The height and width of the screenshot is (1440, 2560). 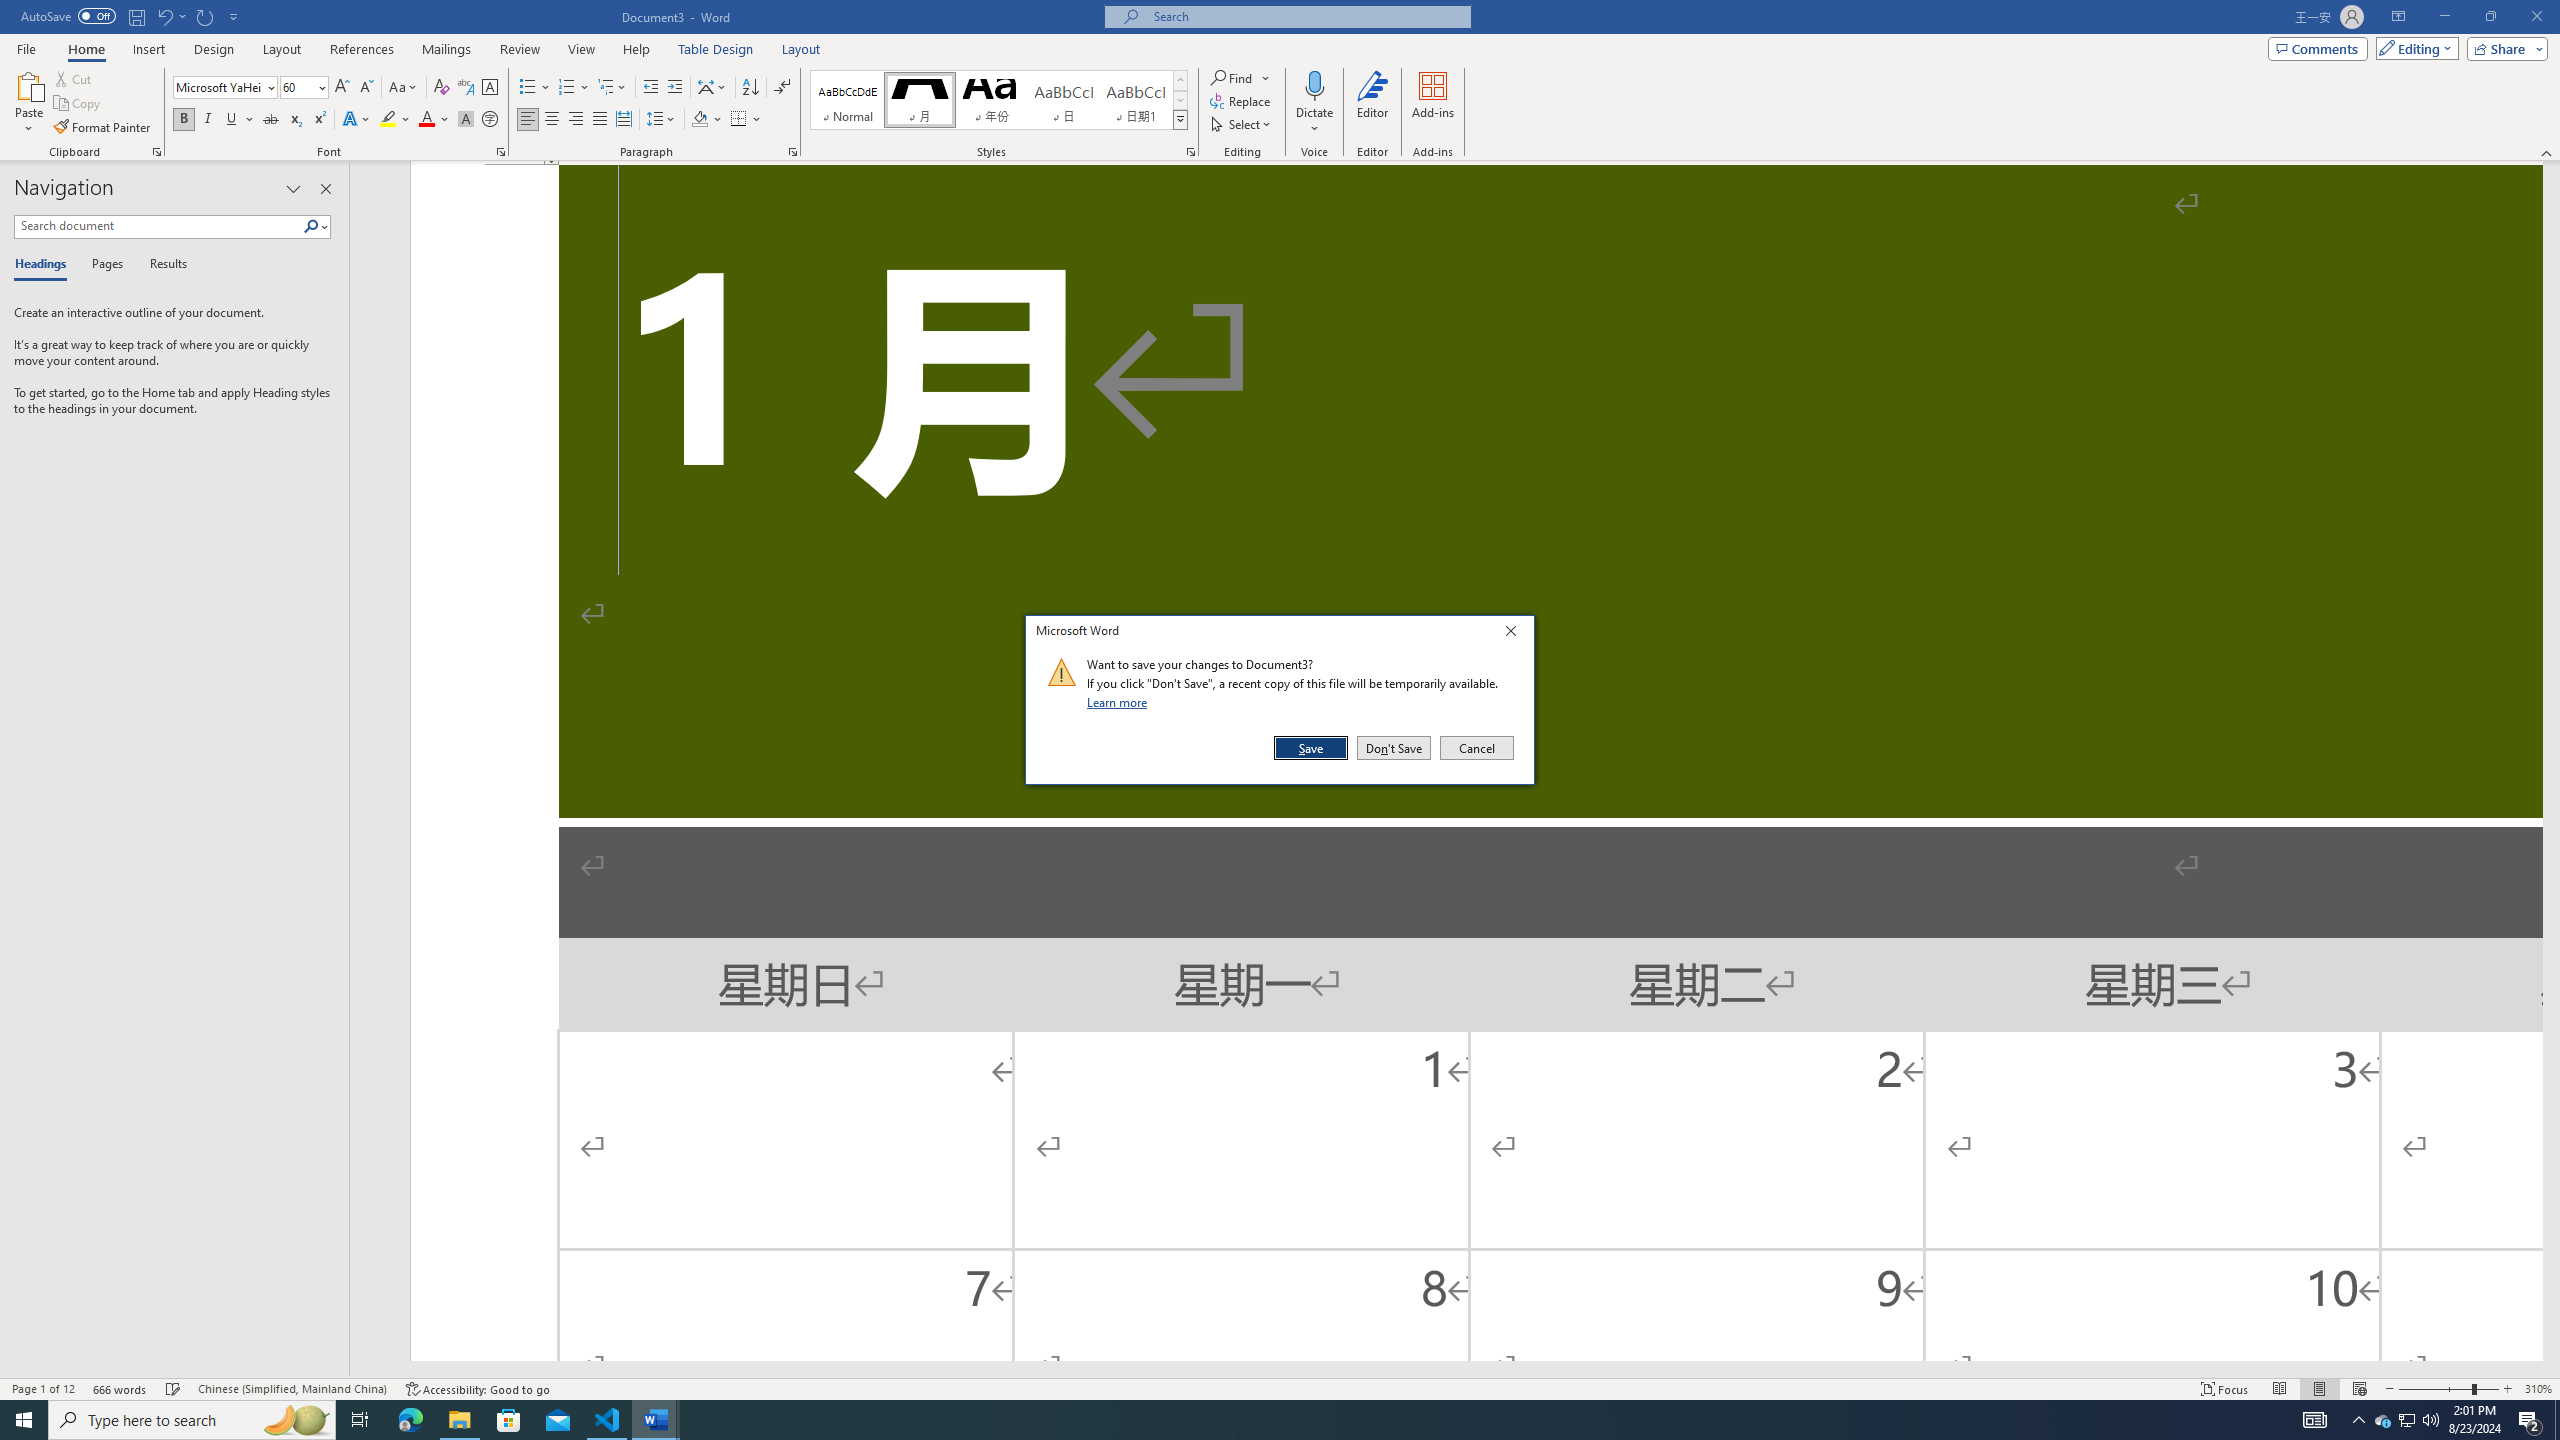 What do you see at coordinates (294, 1418) in the screenshot?
I see `'Search highlights icon opens search home window'` at bounding box center [294, 1418].